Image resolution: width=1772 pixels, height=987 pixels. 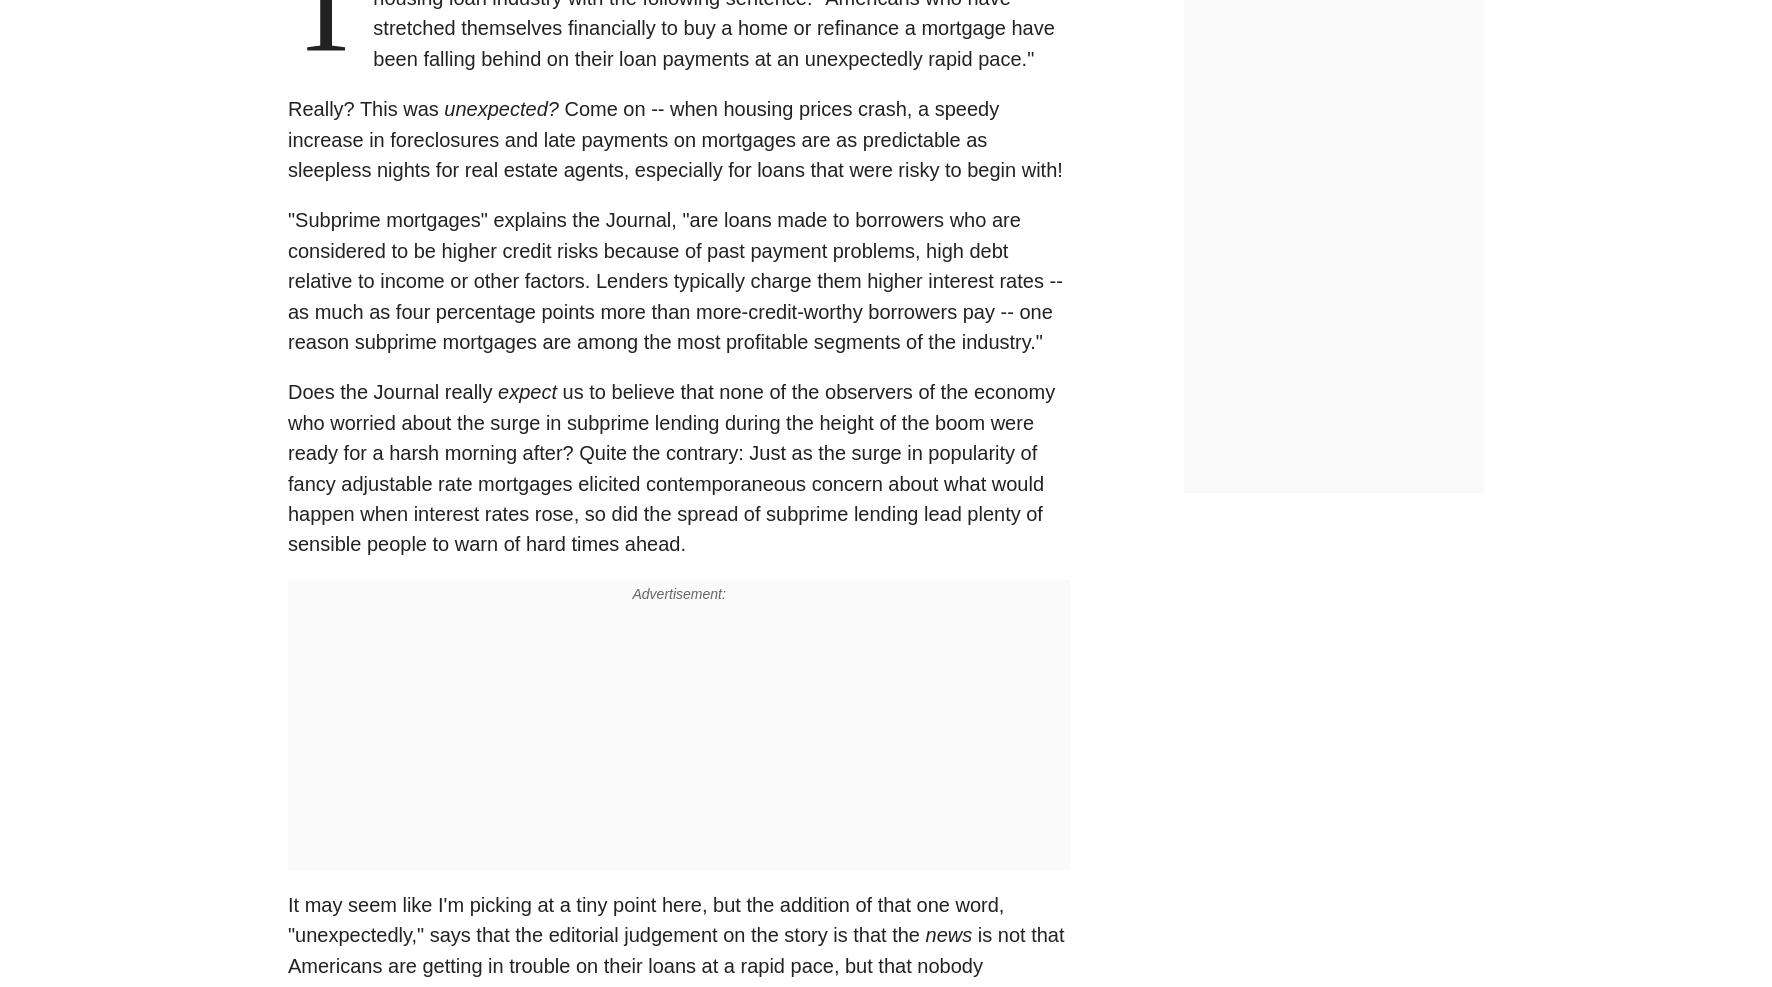 I want to click on 'Really? This was', so click(x=365, y=108).